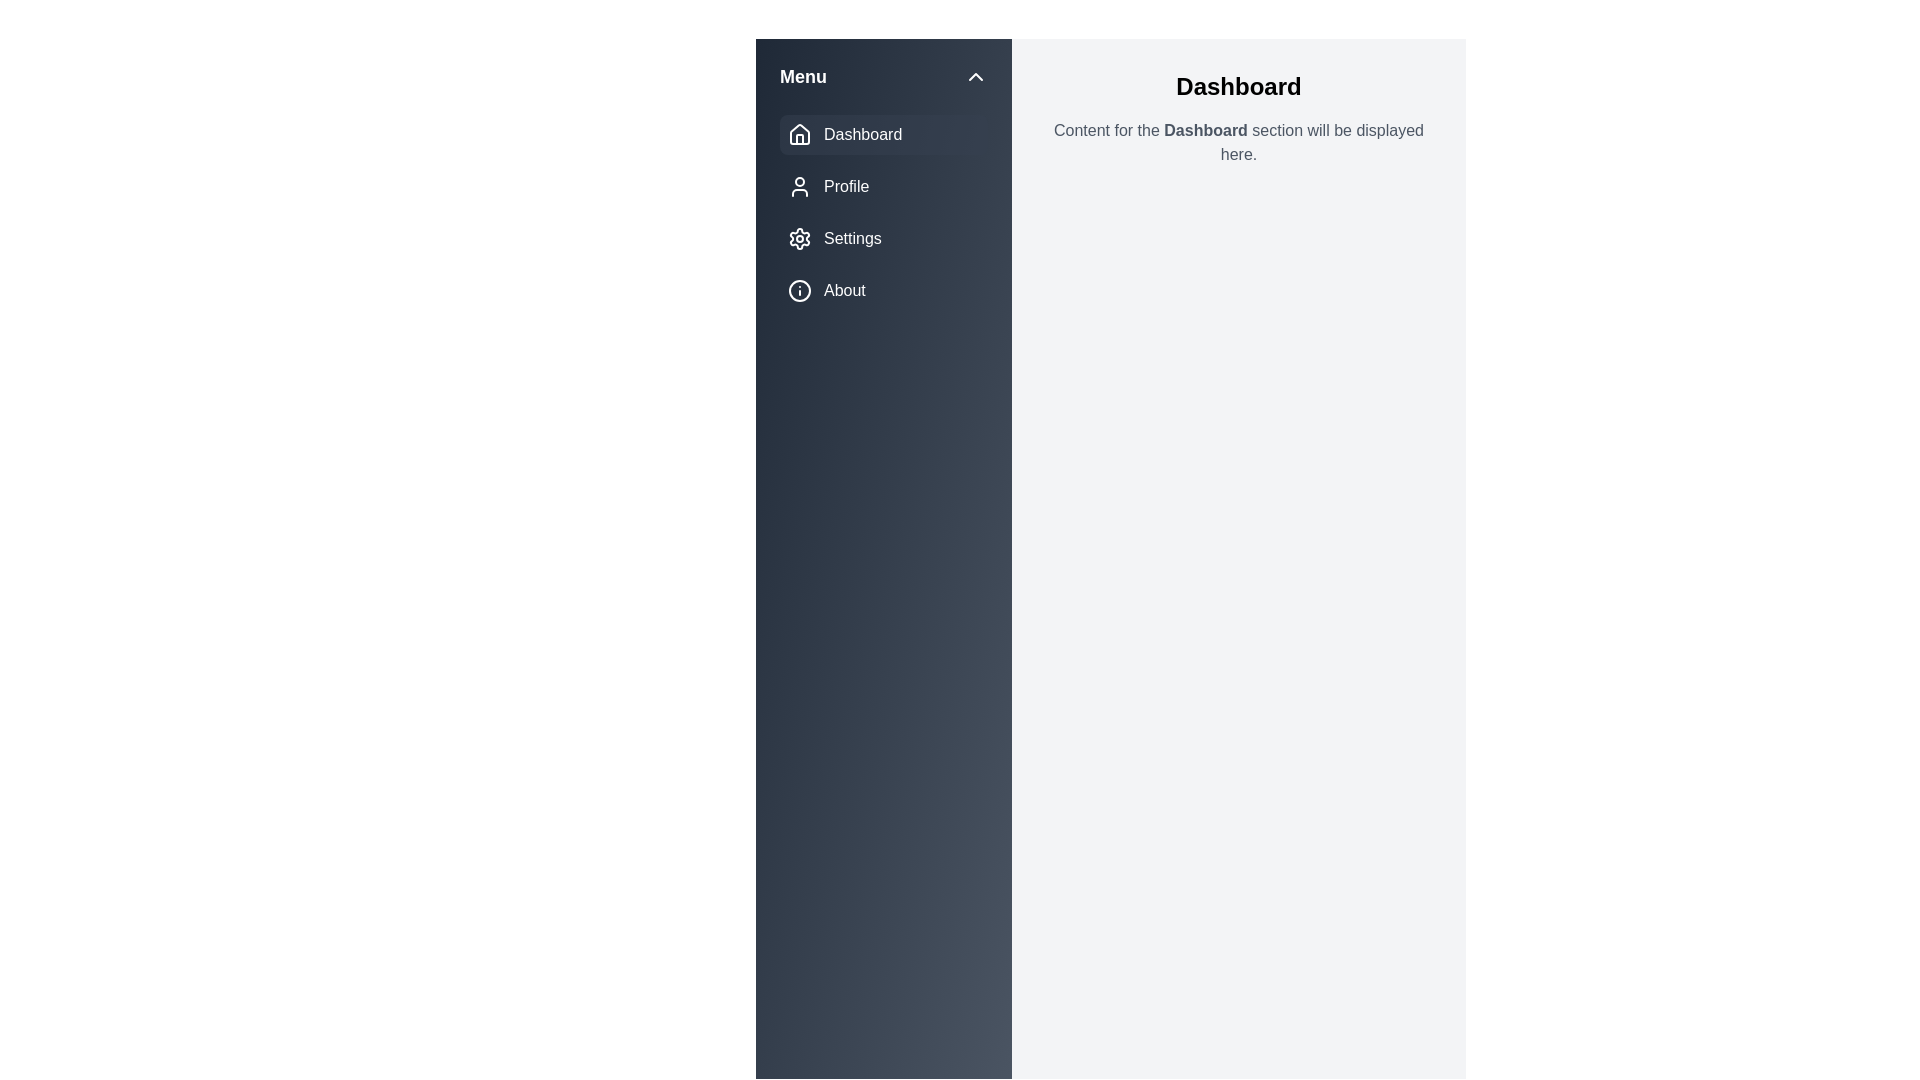 The image size is (1920, 1080). Describe the element at coordinates (800, 135) in the screenshot. I see `the house icon located above the 'Profile' and 'Settings' menu items in the sidebar` at that location.